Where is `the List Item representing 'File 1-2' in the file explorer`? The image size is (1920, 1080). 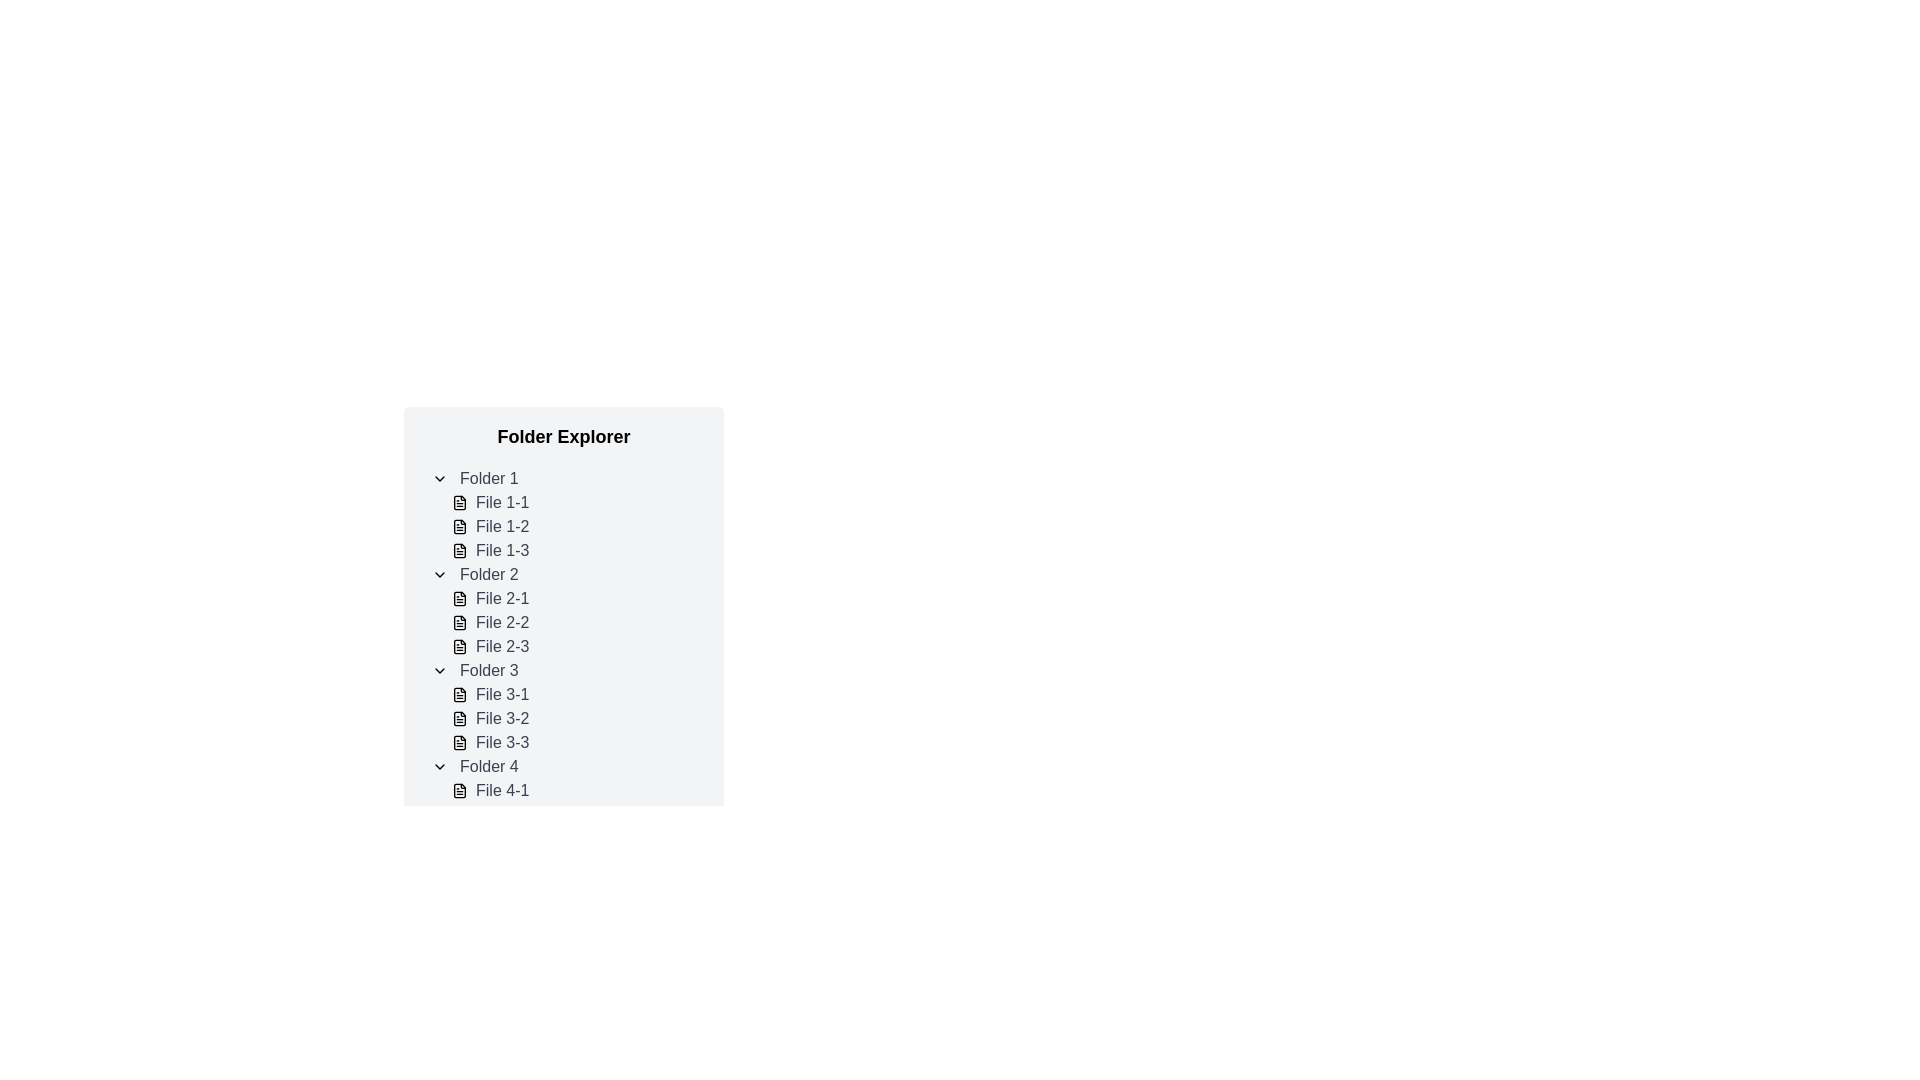
the List Item representing 'File 1-2' in the file explorer is located at coordinates (579, 526).